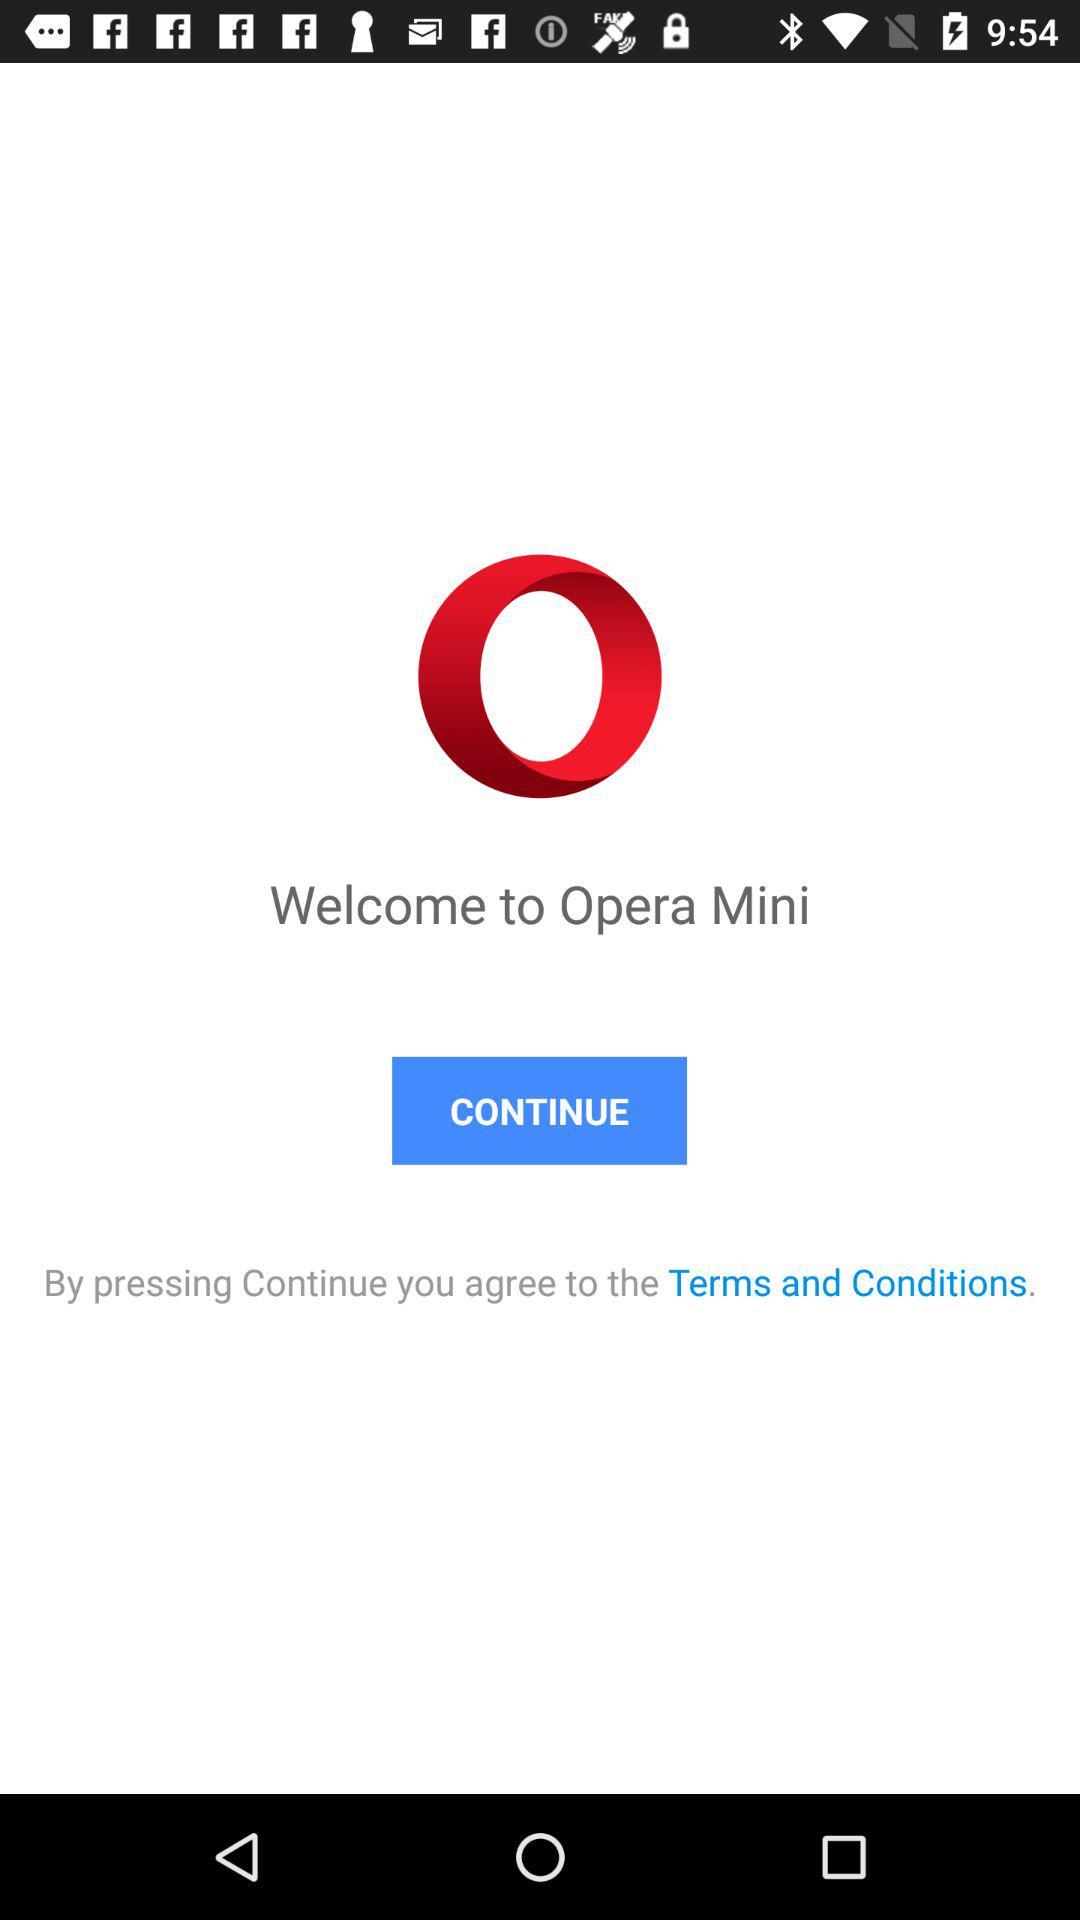 This screenshot has height=1920, width=1080. I want to click on the by pressing continue icon, so click(540, 1260).